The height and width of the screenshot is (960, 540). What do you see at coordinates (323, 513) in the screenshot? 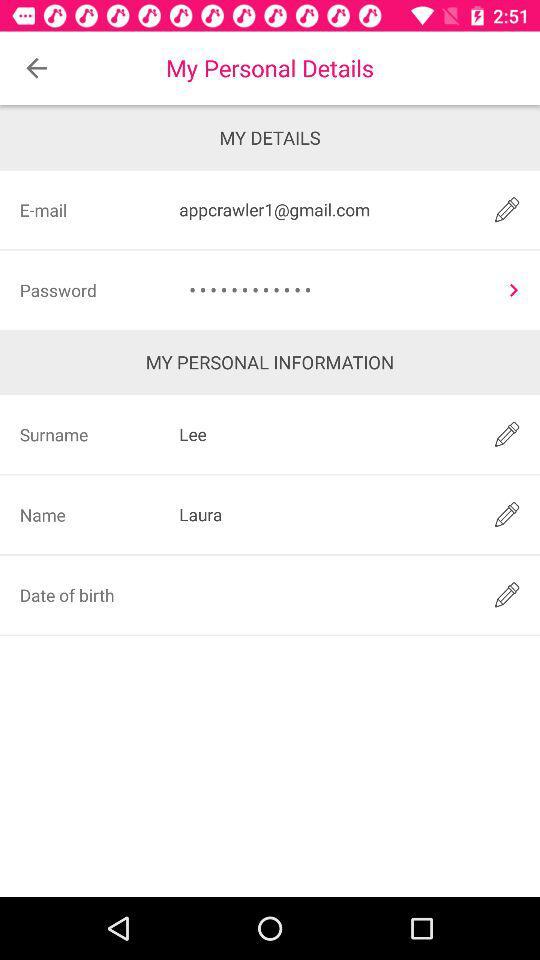
I see `laura icon` at bounding box center [323, 513].